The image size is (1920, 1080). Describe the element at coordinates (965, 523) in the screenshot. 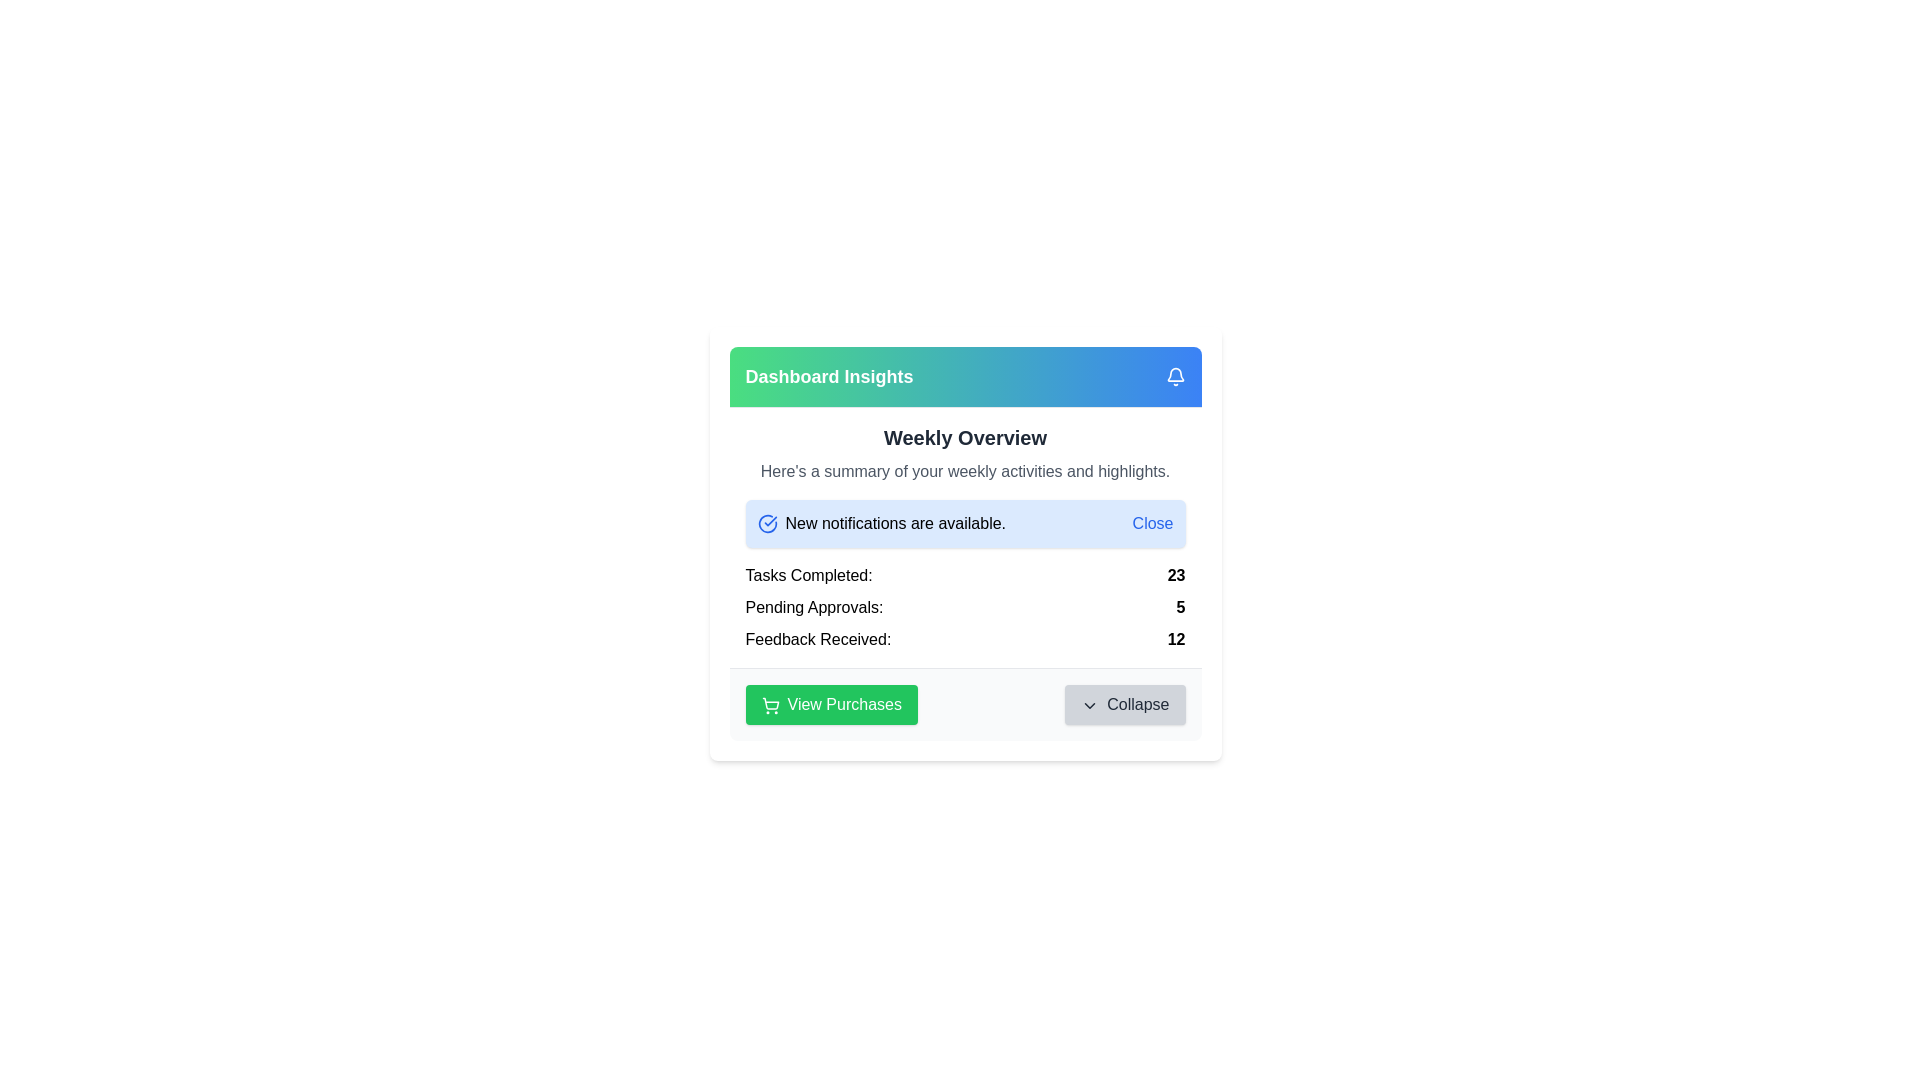

I see `the Notification banner that displays 'New notifications are available.' and includes a dismiss 'Close' link` at that location.